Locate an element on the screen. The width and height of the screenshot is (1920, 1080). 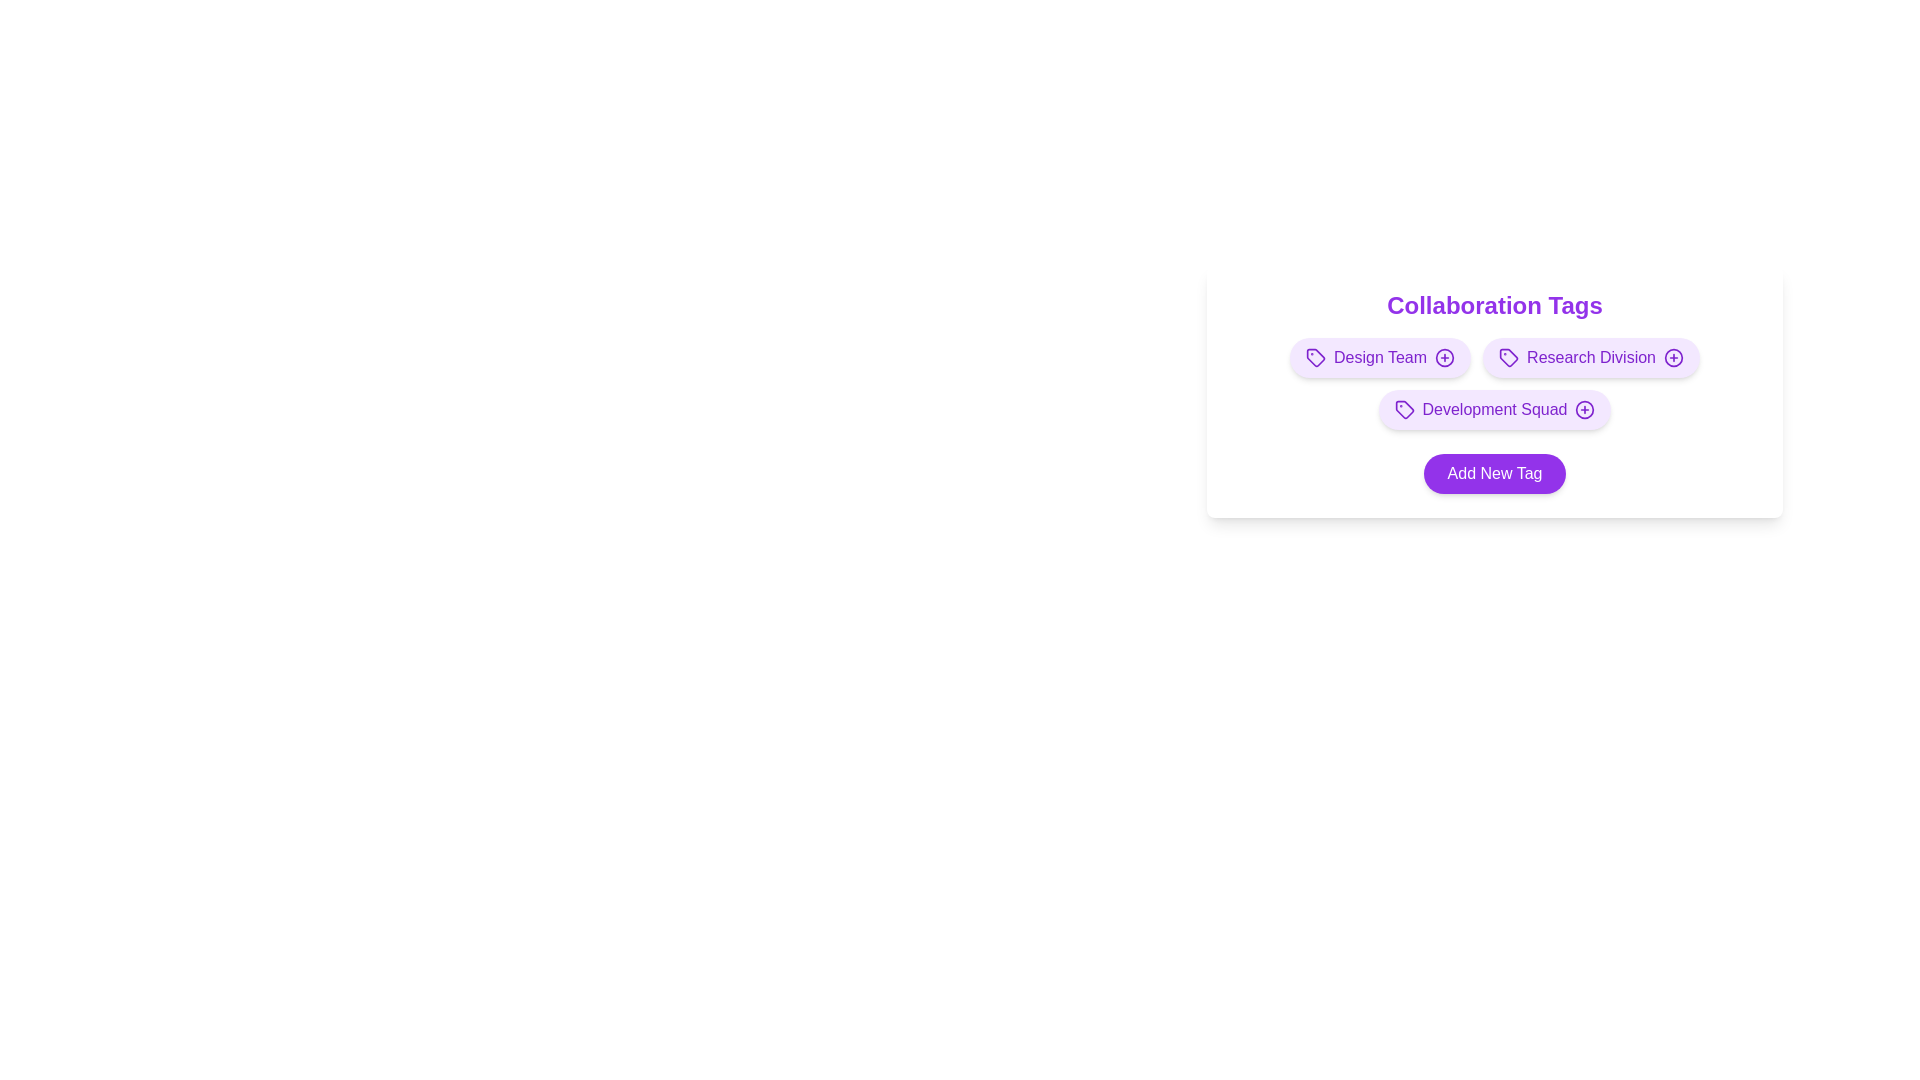
remove icon next to the tag labeled Research Division to delete it is located at coordinates (1674, 357).